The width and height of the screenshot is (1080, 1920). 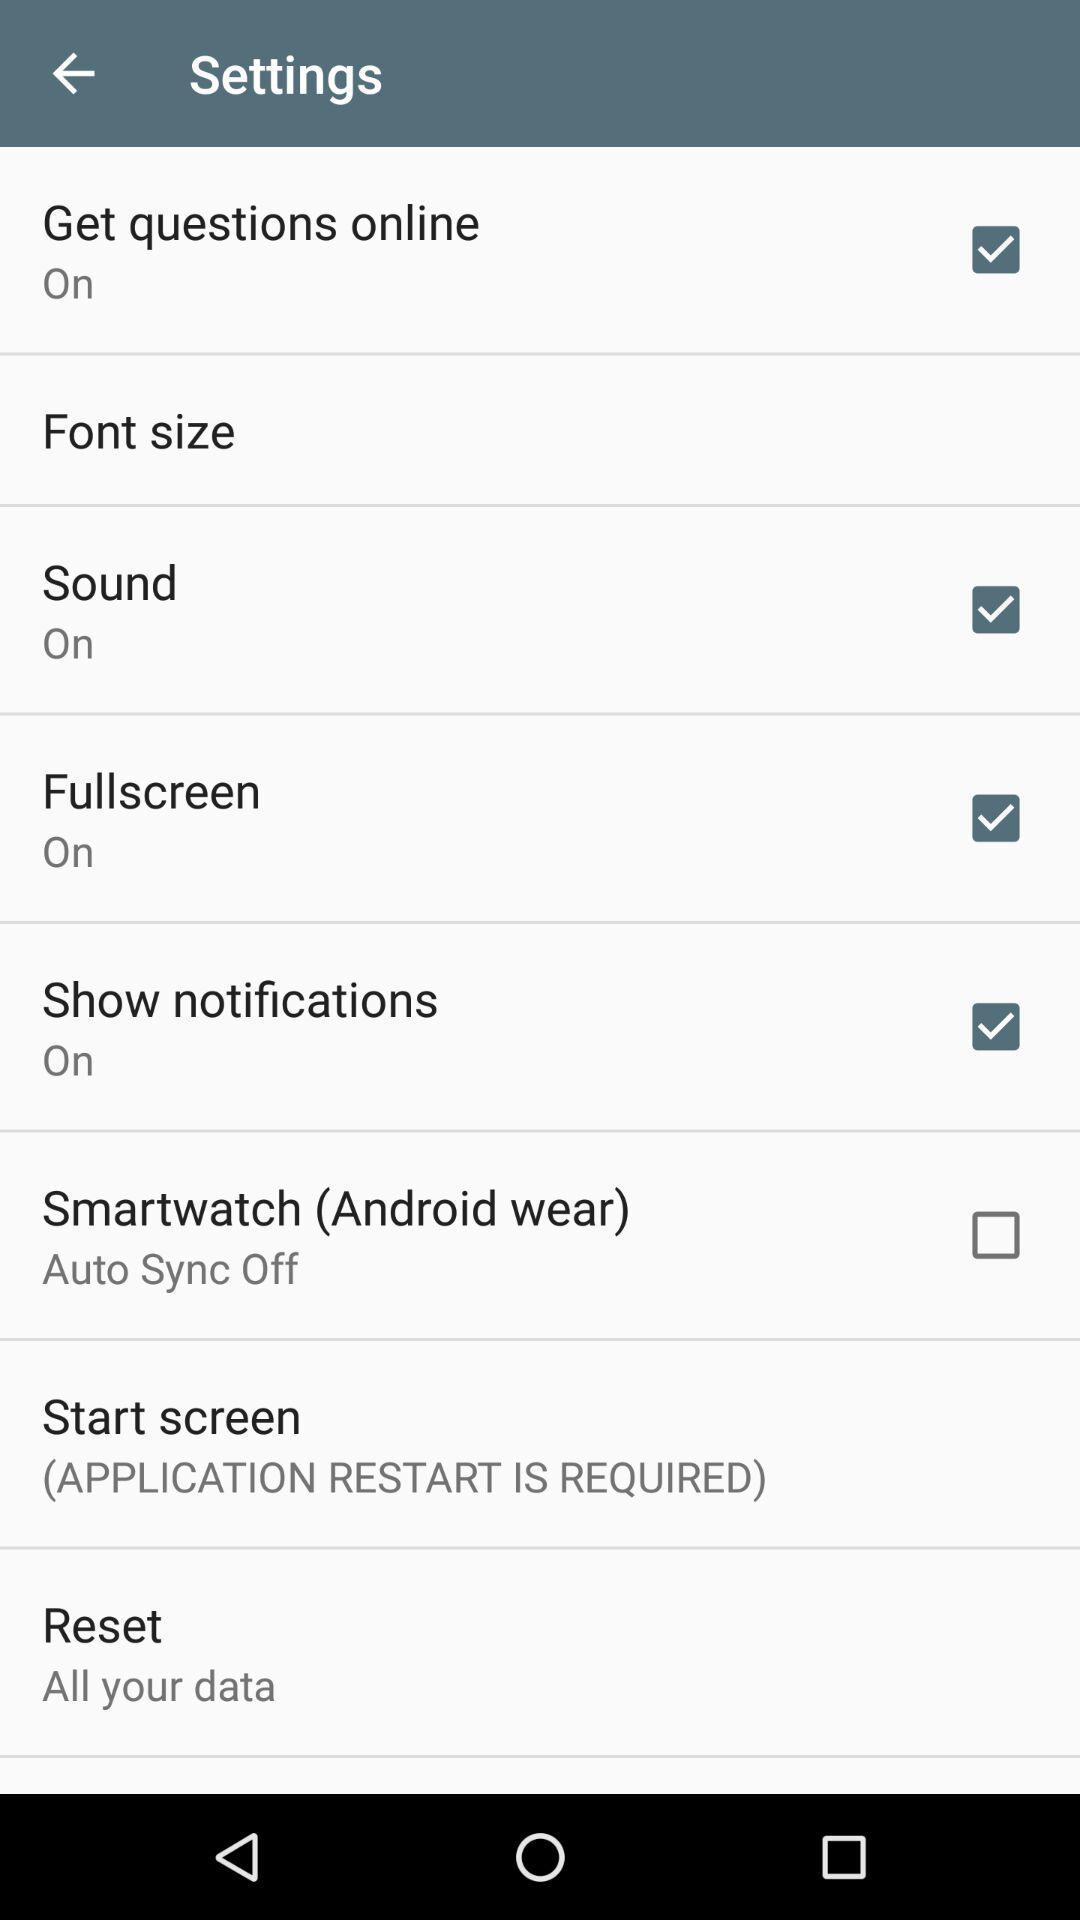 What do you see at coordinates (335, 1205) in the screenshot?
I see `the icon above the auto sync off item` at bounding box center [335, 1205].